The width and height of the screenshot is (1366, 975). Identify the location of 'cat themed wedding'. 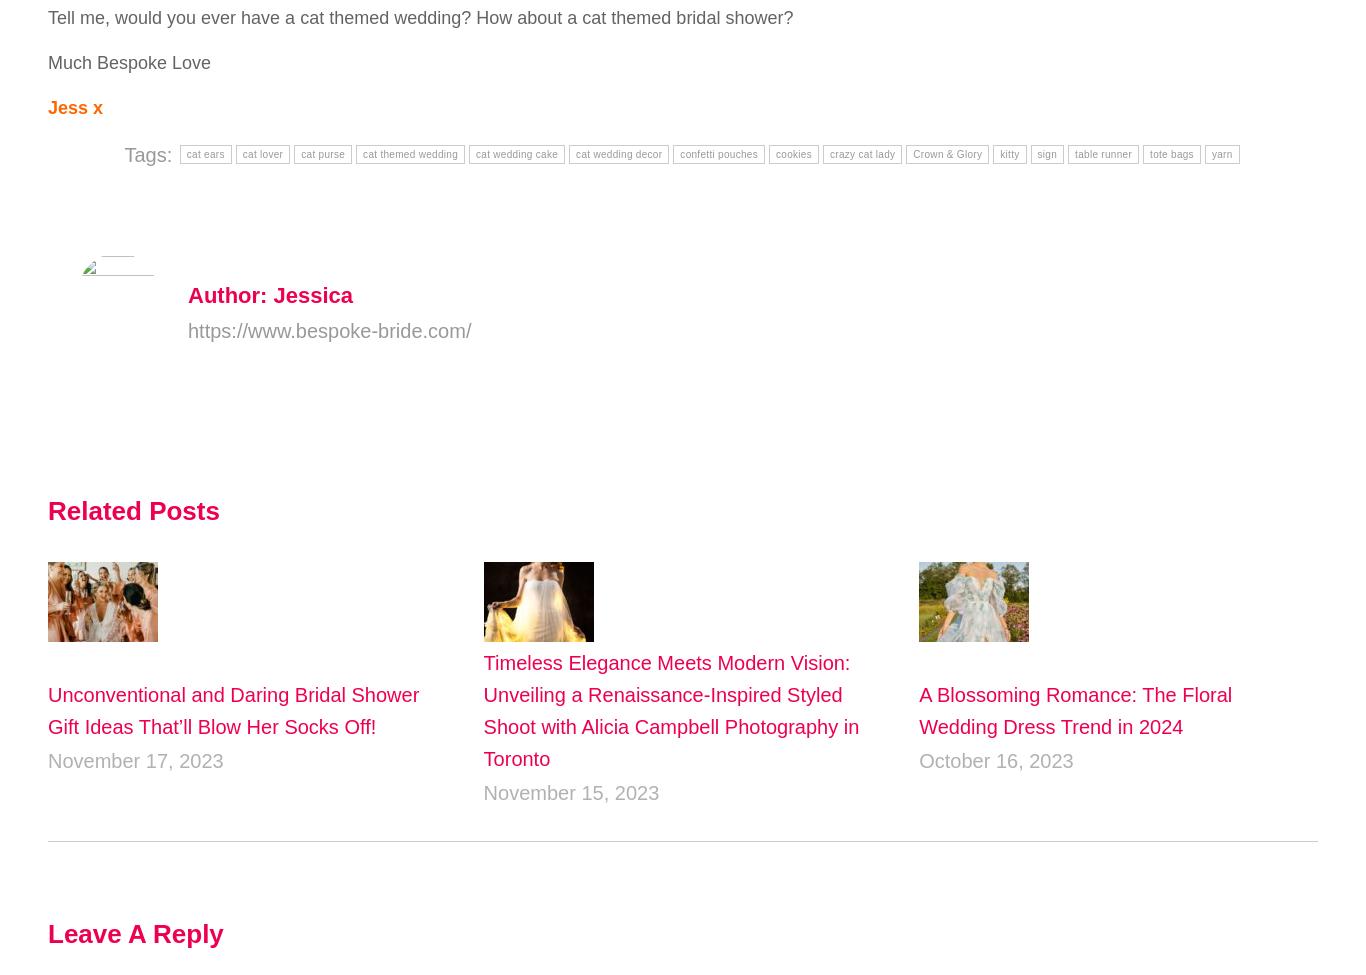
(409, 153).